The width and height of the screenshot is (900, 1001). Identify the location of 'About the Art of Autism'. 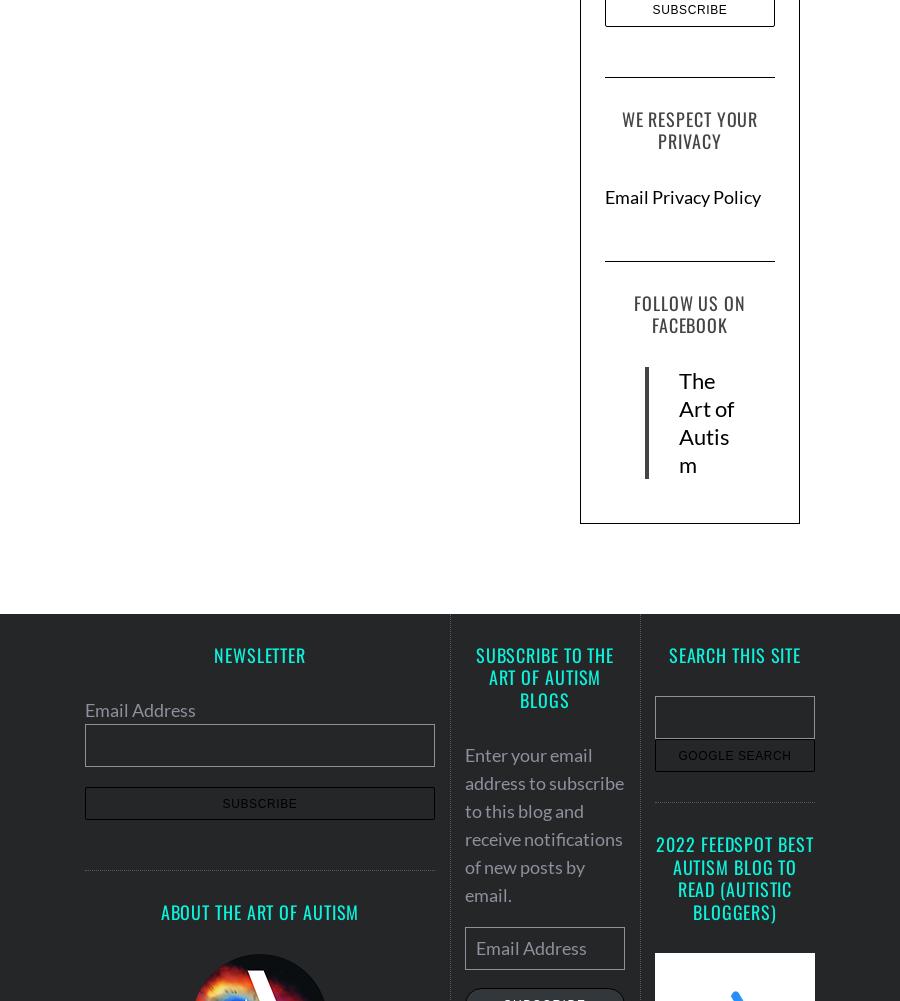
(160, 912).